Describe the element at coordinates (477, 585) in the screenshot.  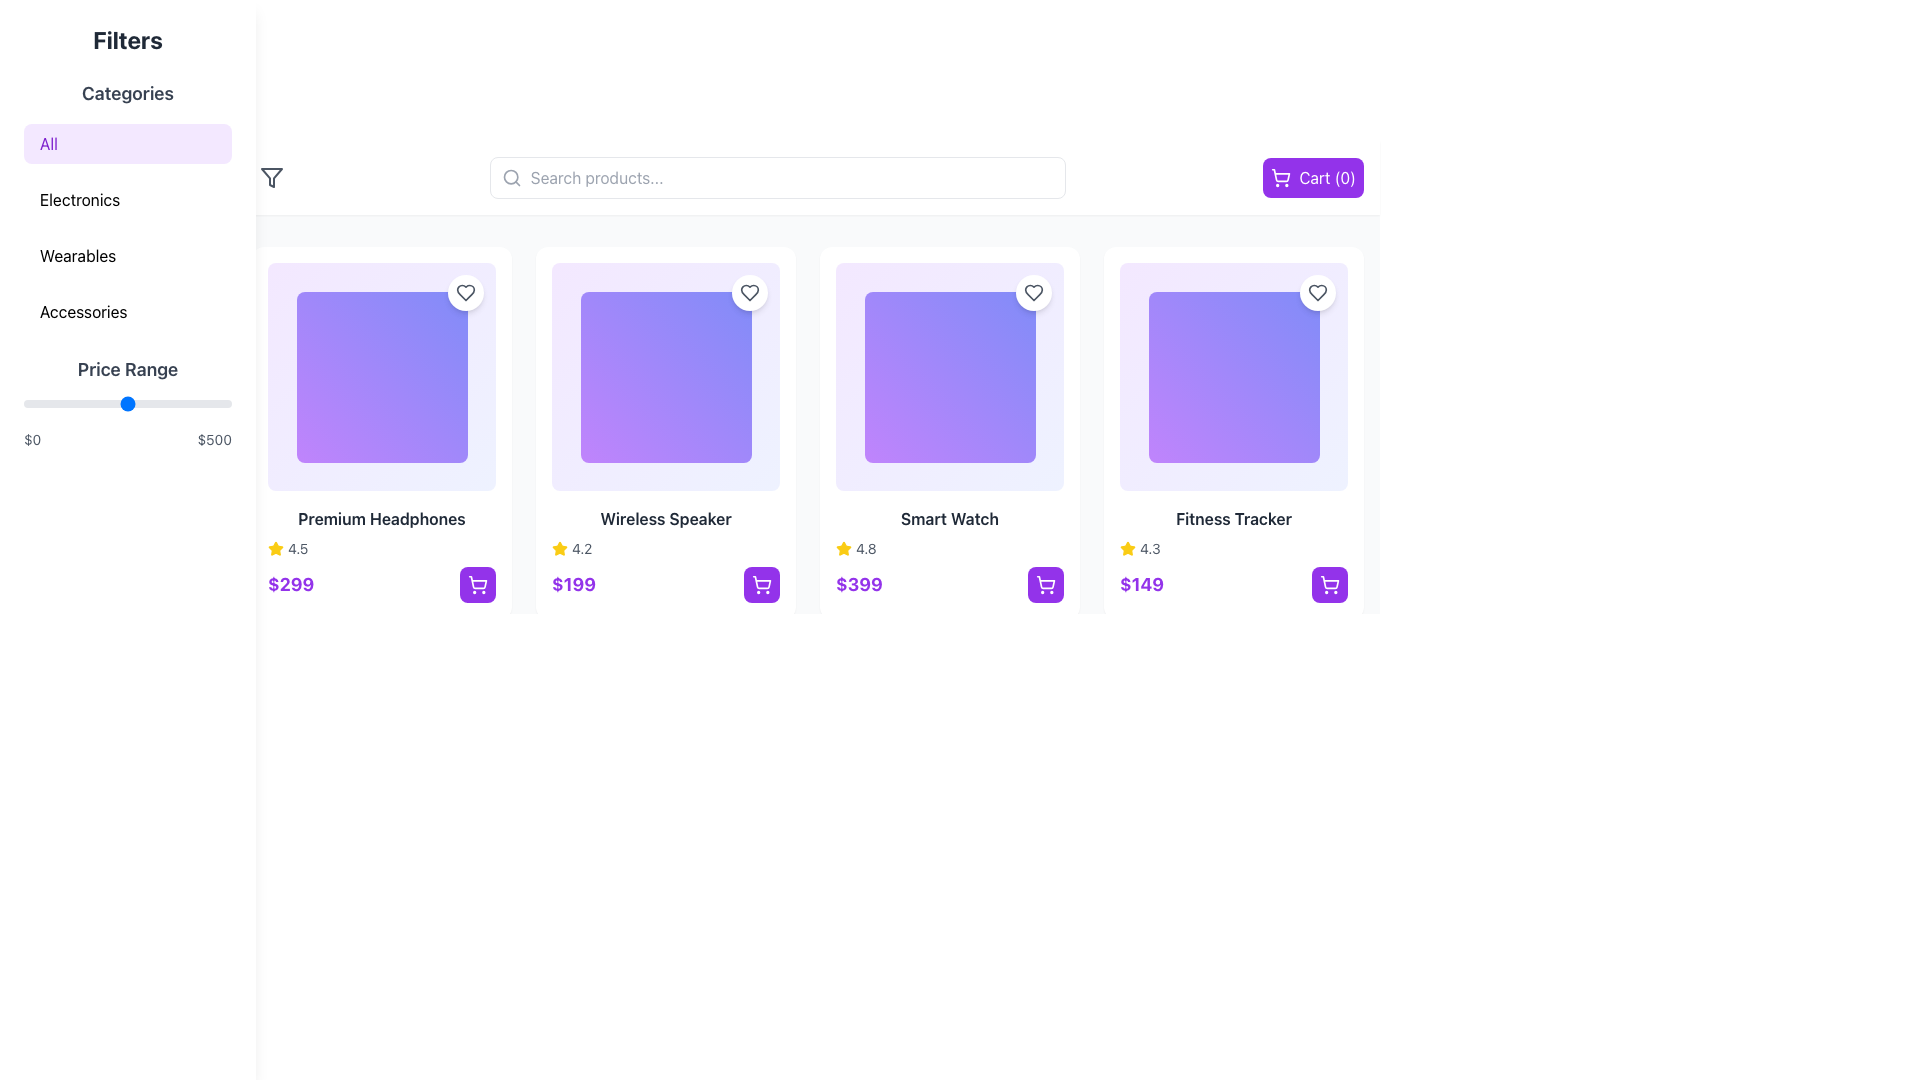
I see `the button labeled for adding the product 'Premium Headphones' priced at '$299' to the shopping cart` at that location.